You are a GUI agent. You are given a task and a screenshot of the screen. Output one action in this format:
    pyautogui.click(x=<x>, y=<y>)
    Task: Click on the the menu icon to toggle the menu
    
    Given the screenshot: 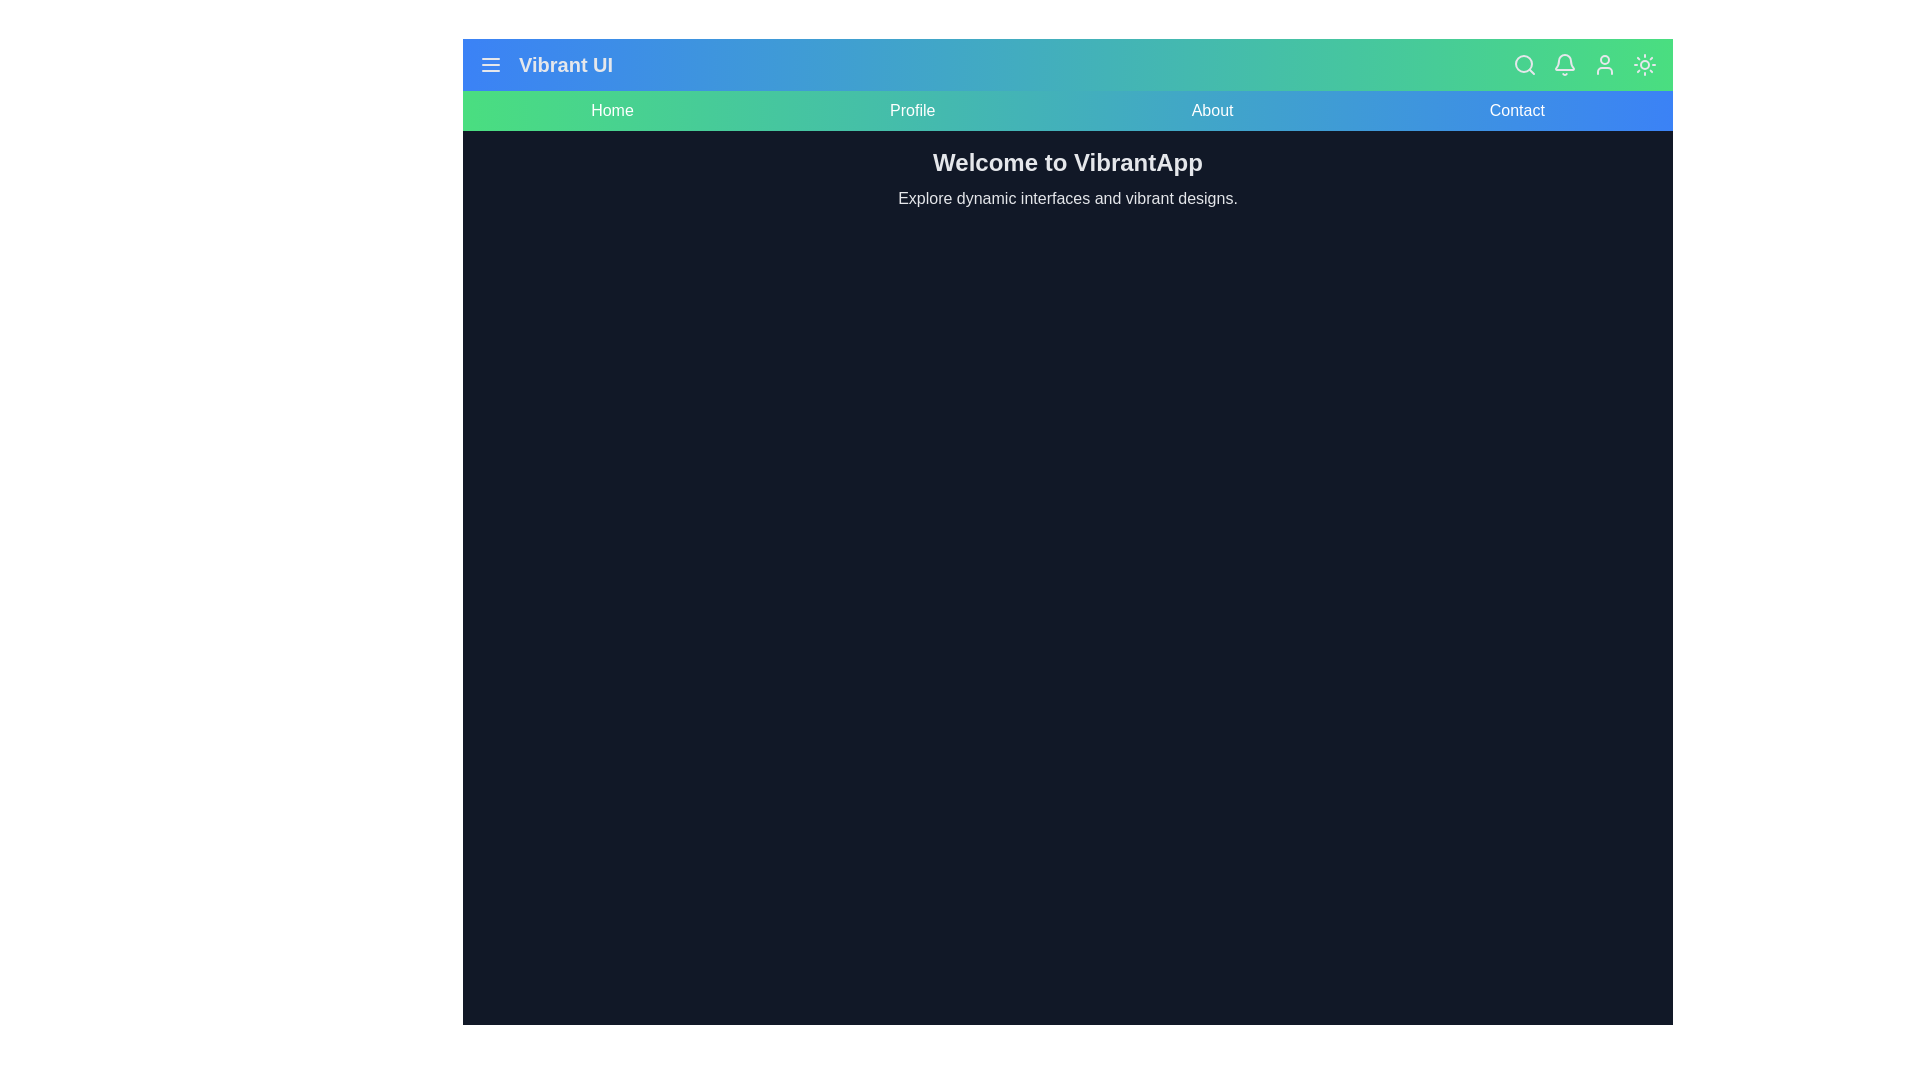 What is the action you would take?
    pyautogui.click(x=490, y=64)
    